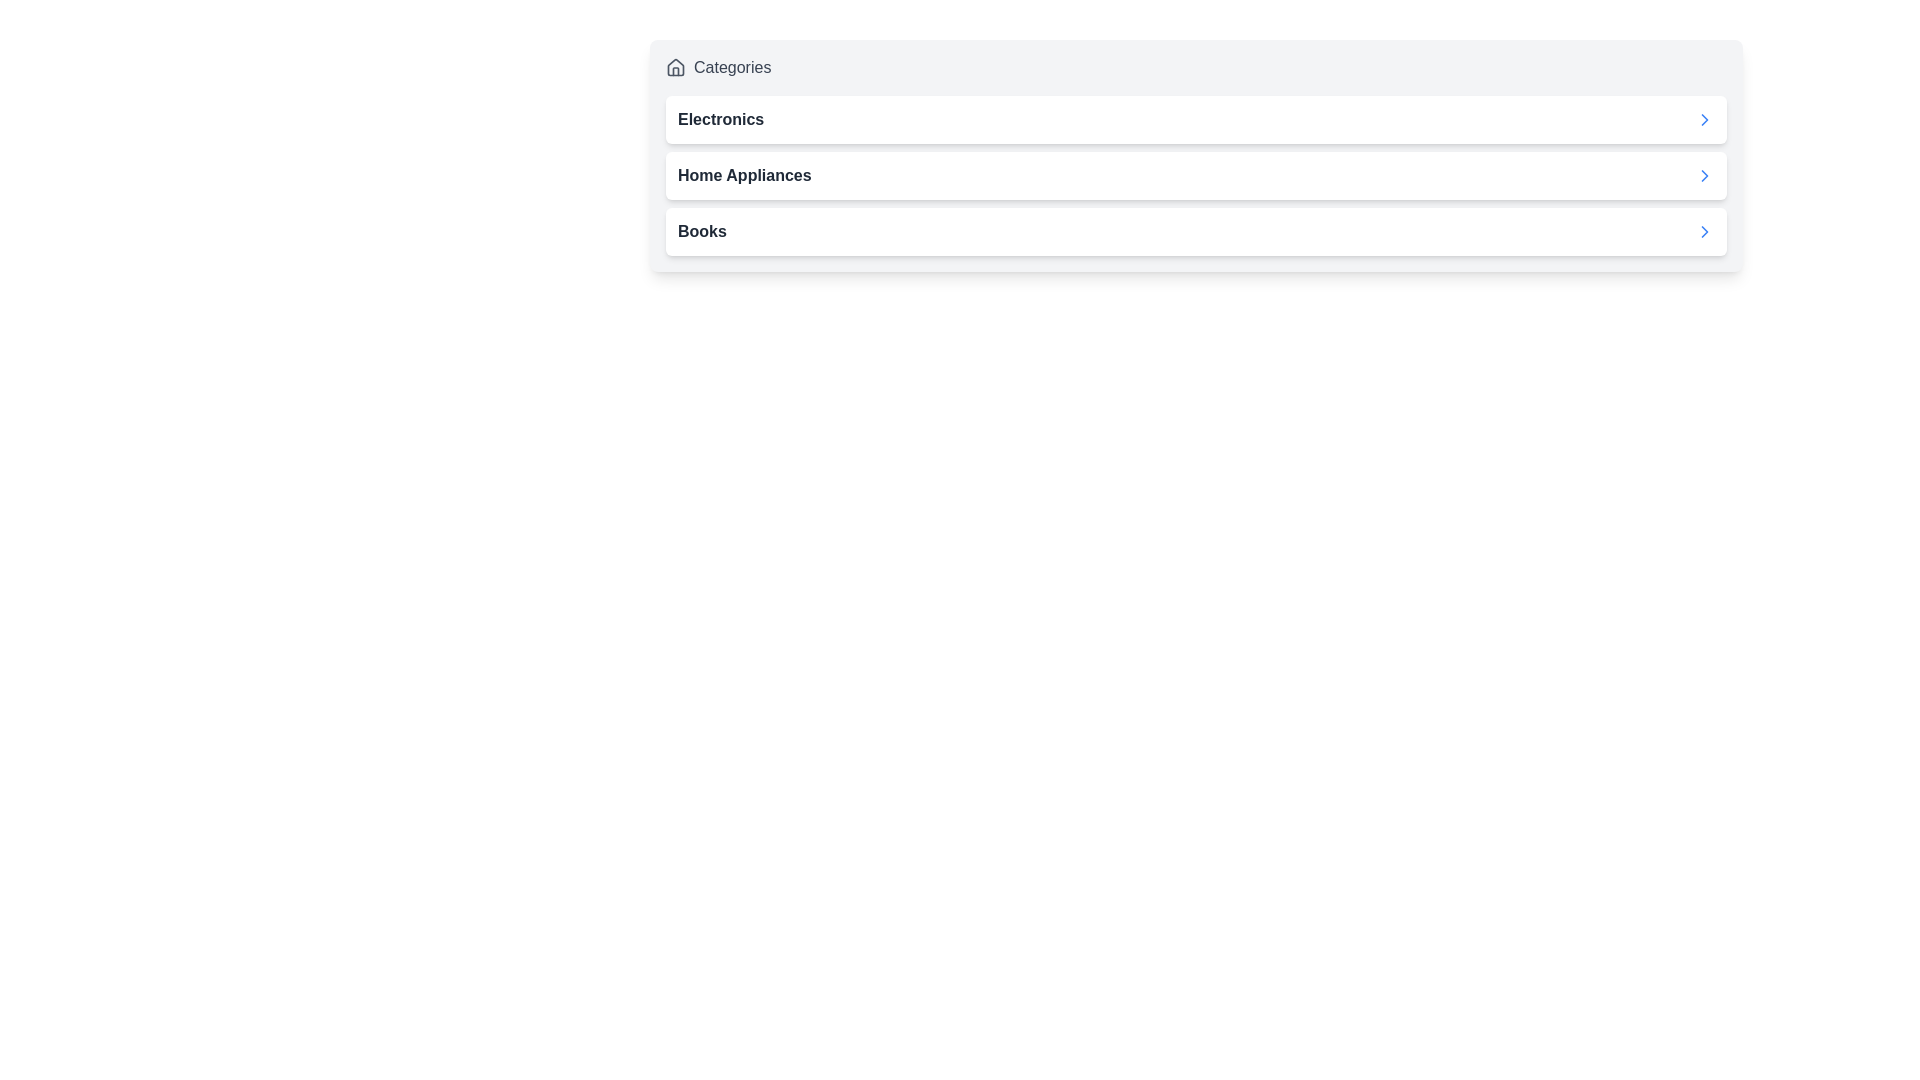 The width and height of the screenshot is (1920, 1080). What do you see at coordinates (676, 67) in the screenshot?
I see `the small house-shaped icon located to the left of the 'Categories' text in the header of the 'Categories' section` at bounding box center [676, 67].